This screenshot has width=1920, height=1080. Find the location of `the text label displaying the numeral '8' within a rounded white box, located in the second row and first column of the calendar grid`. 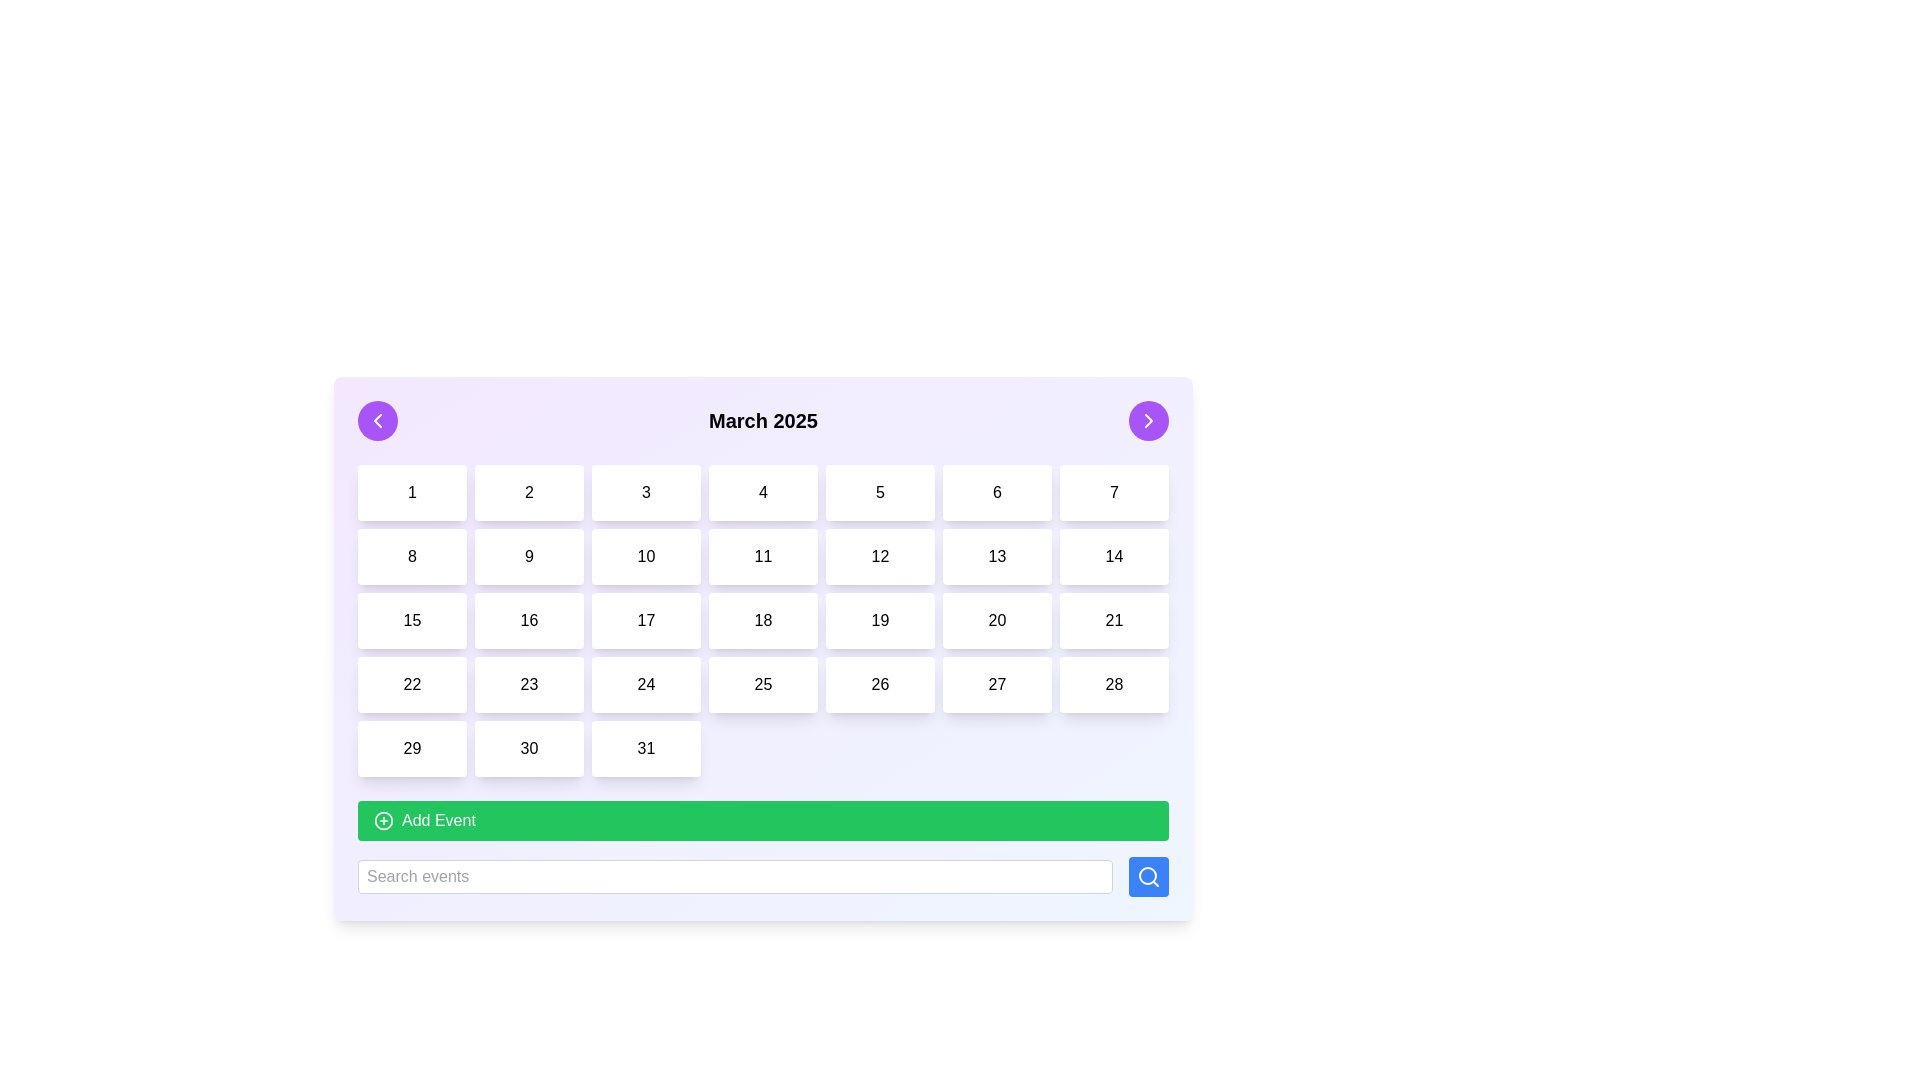

the text label displaying the numeral '8' within a rounded white box, located in the second row and first column of the calendar grid is located at coordinates (411, 556).